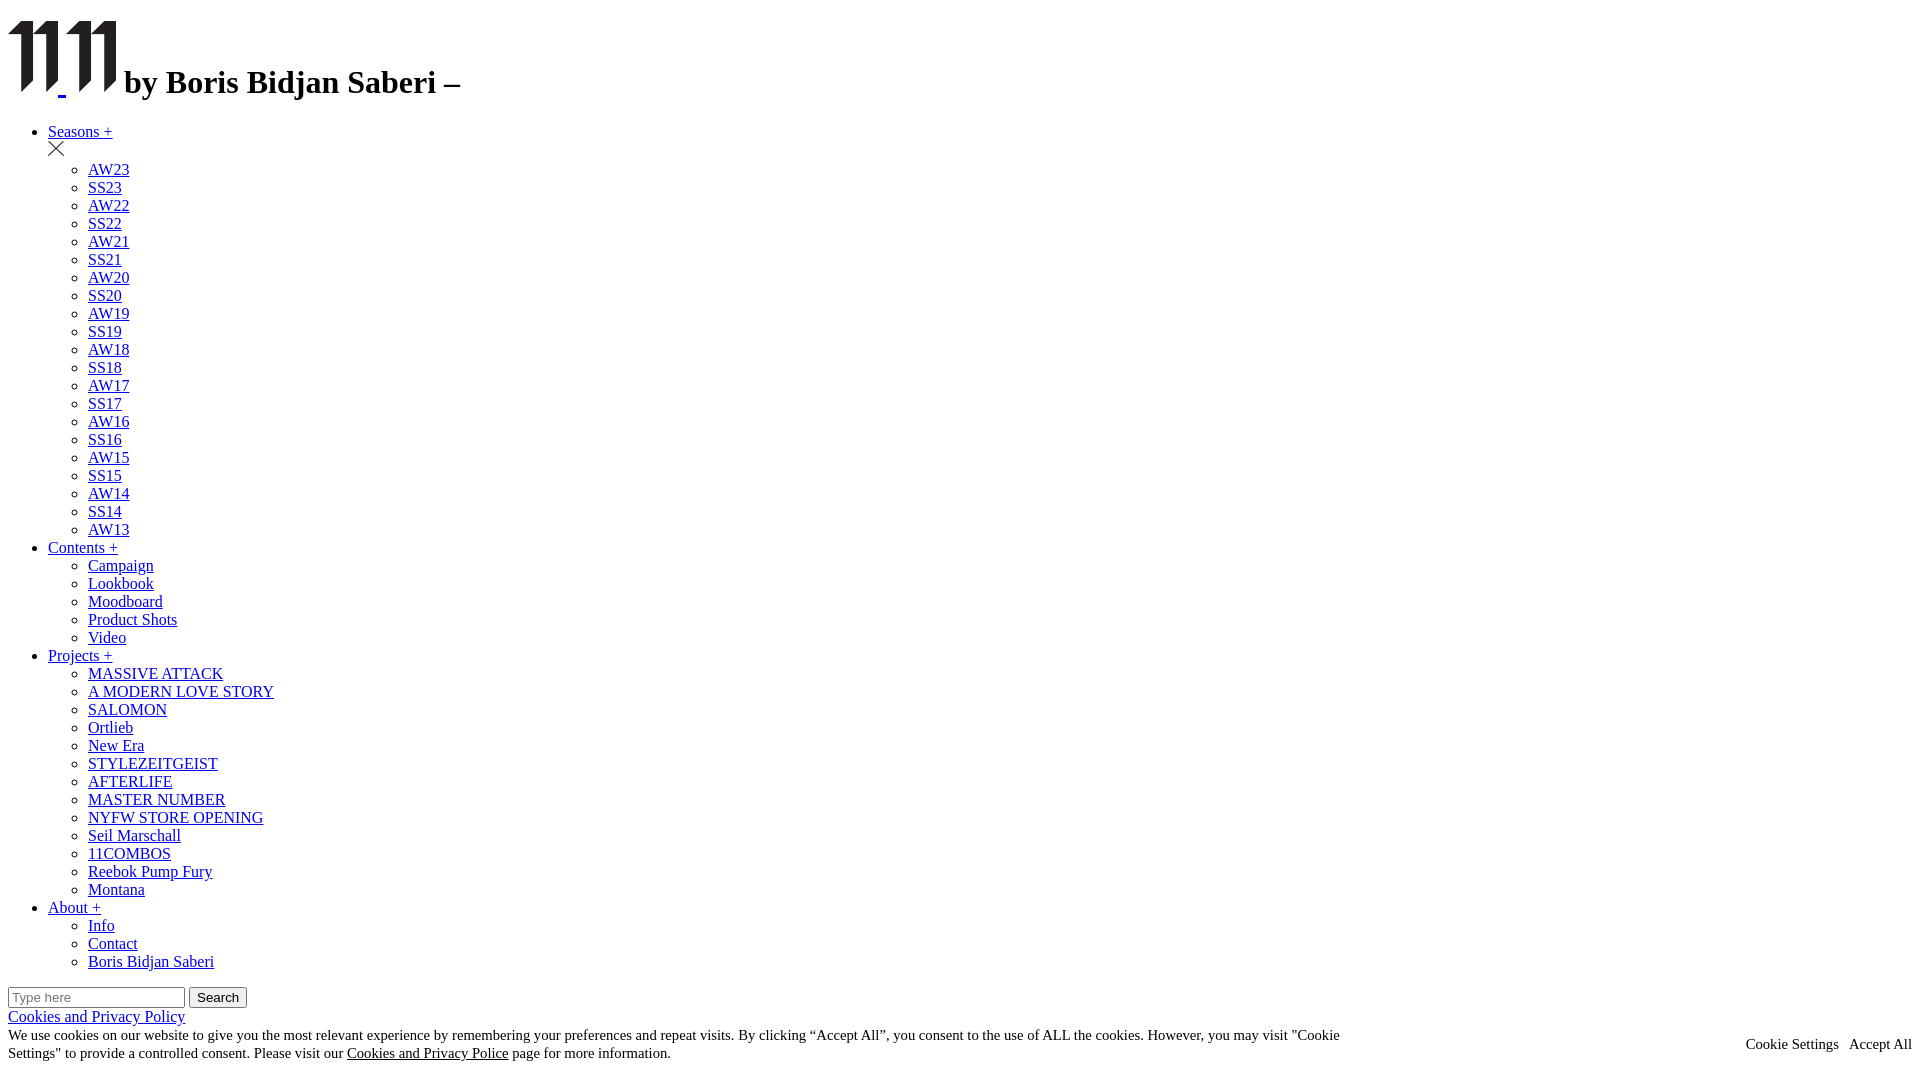 This screenshot has height=1080, width=1920. Describe the element at coordinates (37, 80) in the screenshot. I see `'Back to Home'` at that location.